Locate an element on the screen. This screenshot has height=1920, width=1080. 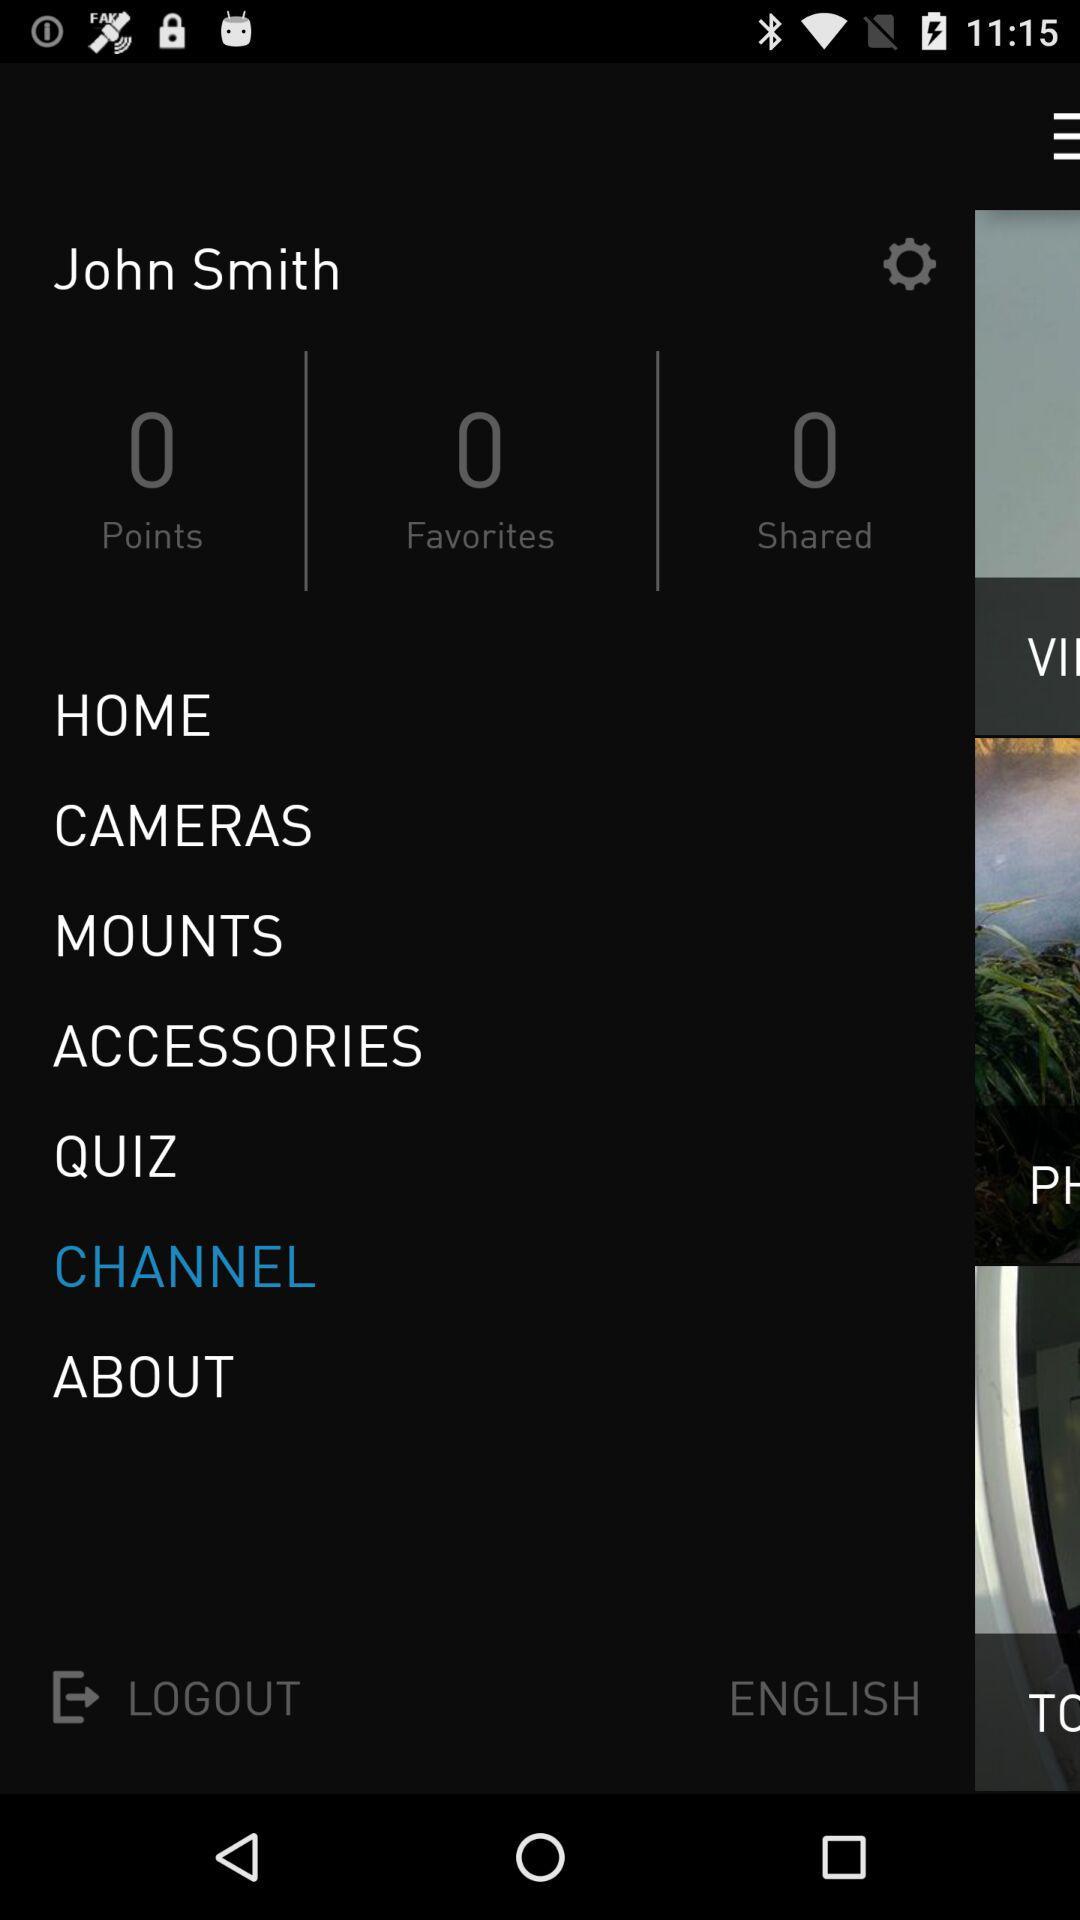
menu is located at coordinates (1047, 135).